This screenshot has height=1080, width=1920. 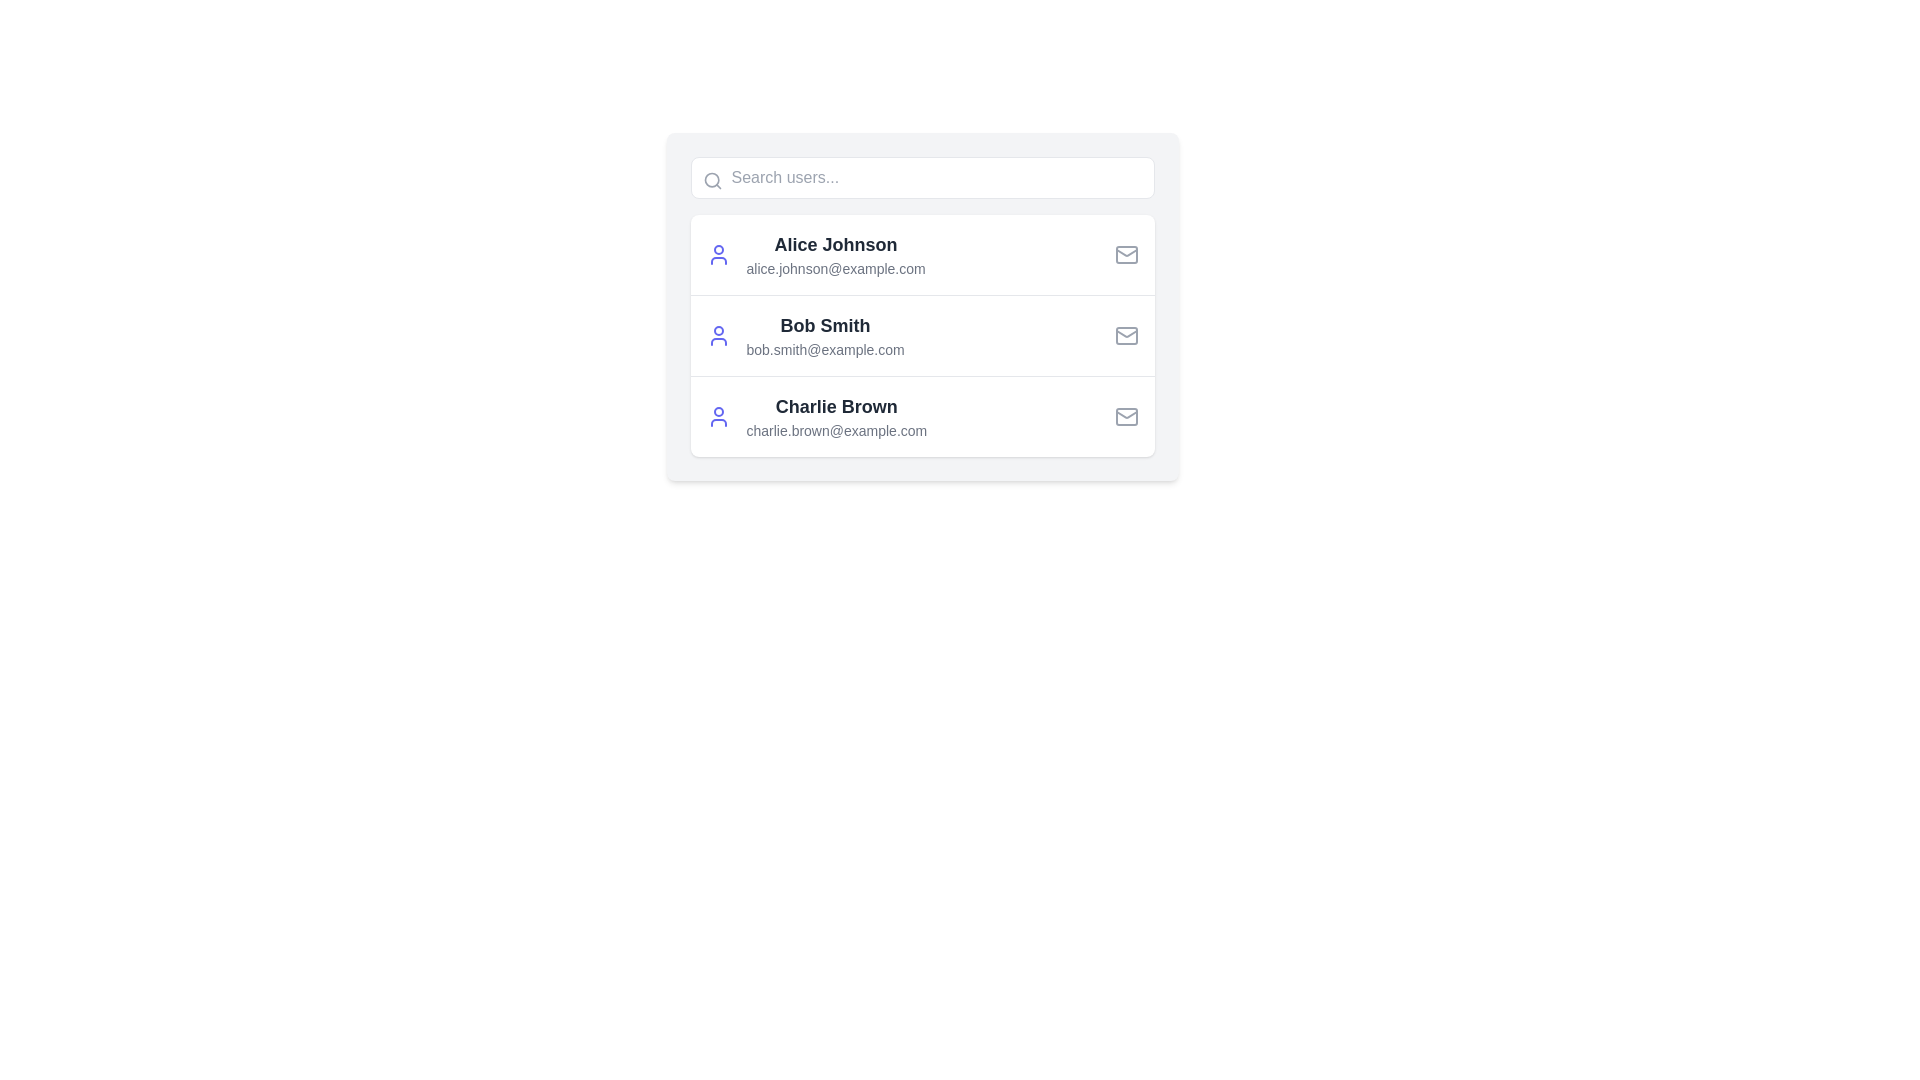 I want to click on the static text label displaying 'Alice Johnson', which is styled in bold with a larger font size and dark gray color, located above the email address 'alice.johnson@example.com' in the user list, so click(x=836, y=244).